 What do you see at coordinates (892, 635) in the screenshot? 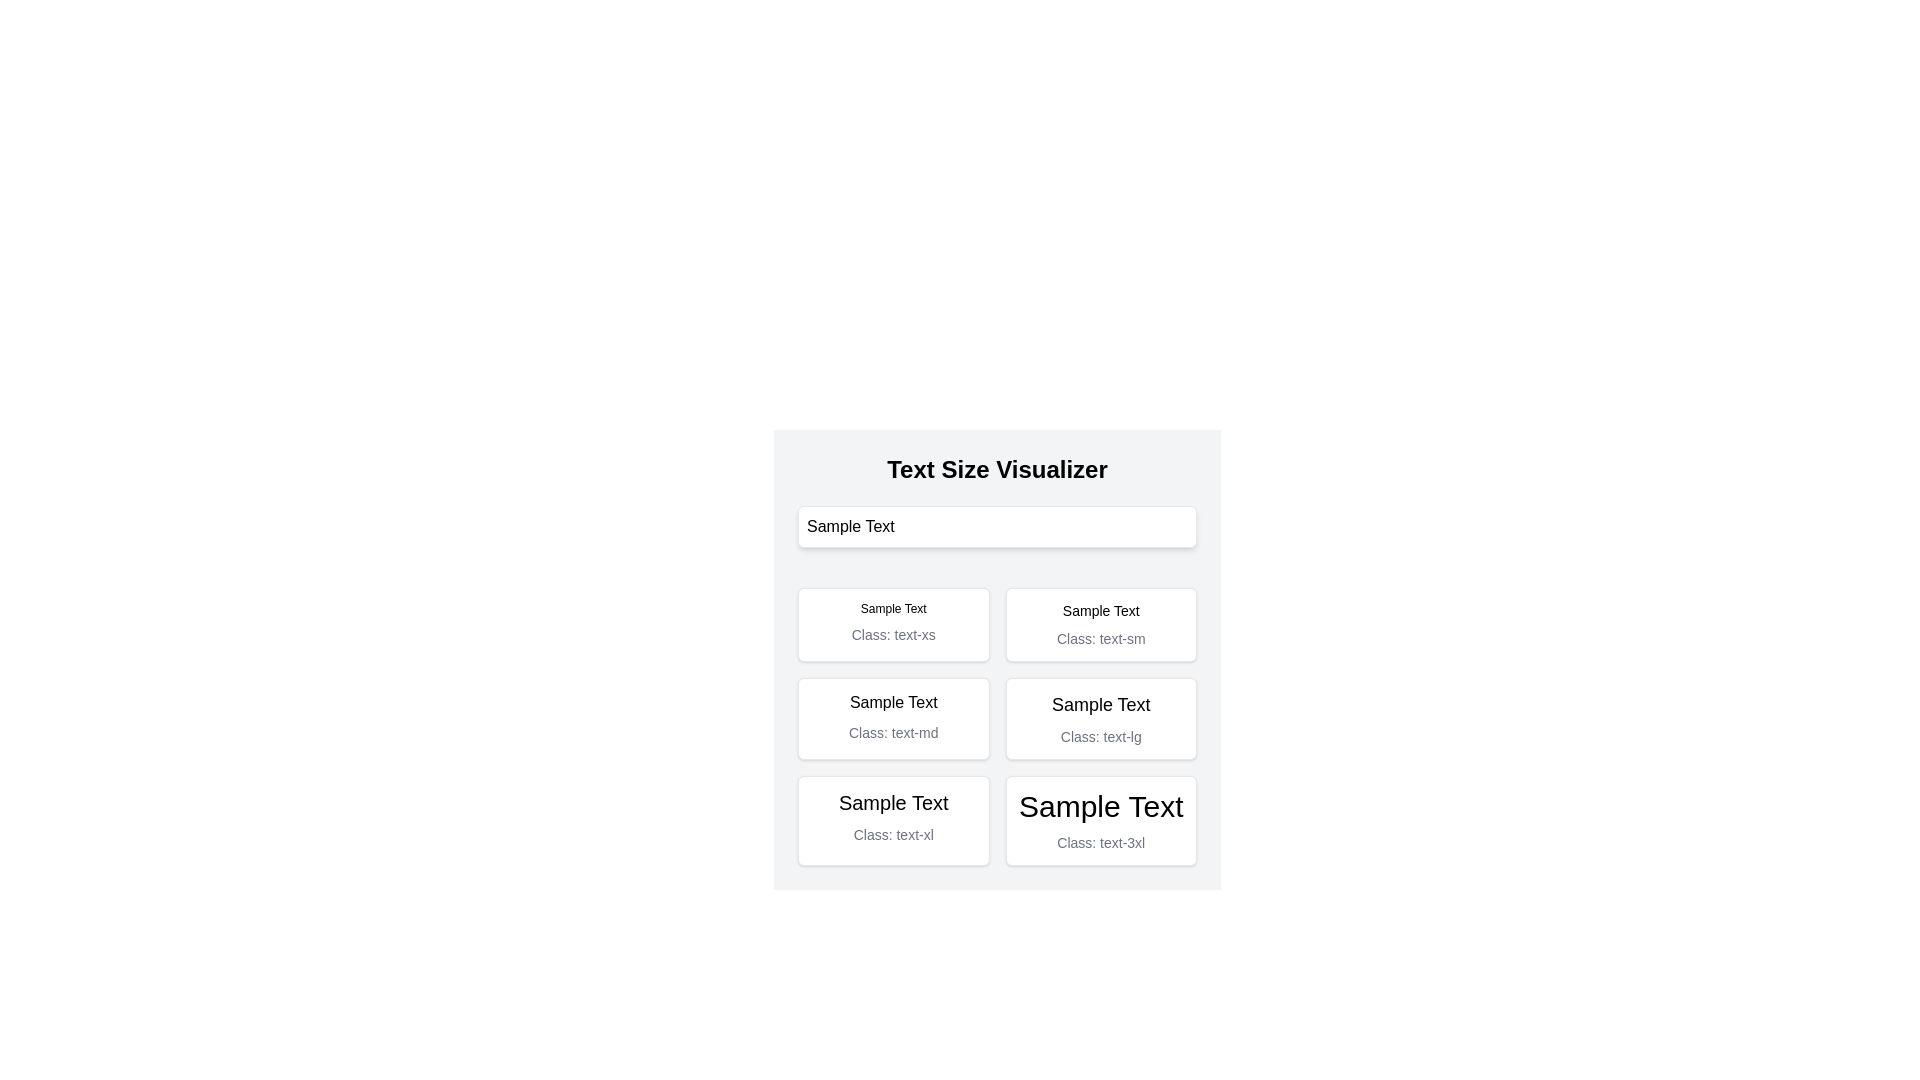
I see `the text label displaying 'Class: text-xs' which is styled in small gray font and positioned beneath the bold text 'Sample Text' in the upper-left of the grid interface` at bounding box center [892, 635].